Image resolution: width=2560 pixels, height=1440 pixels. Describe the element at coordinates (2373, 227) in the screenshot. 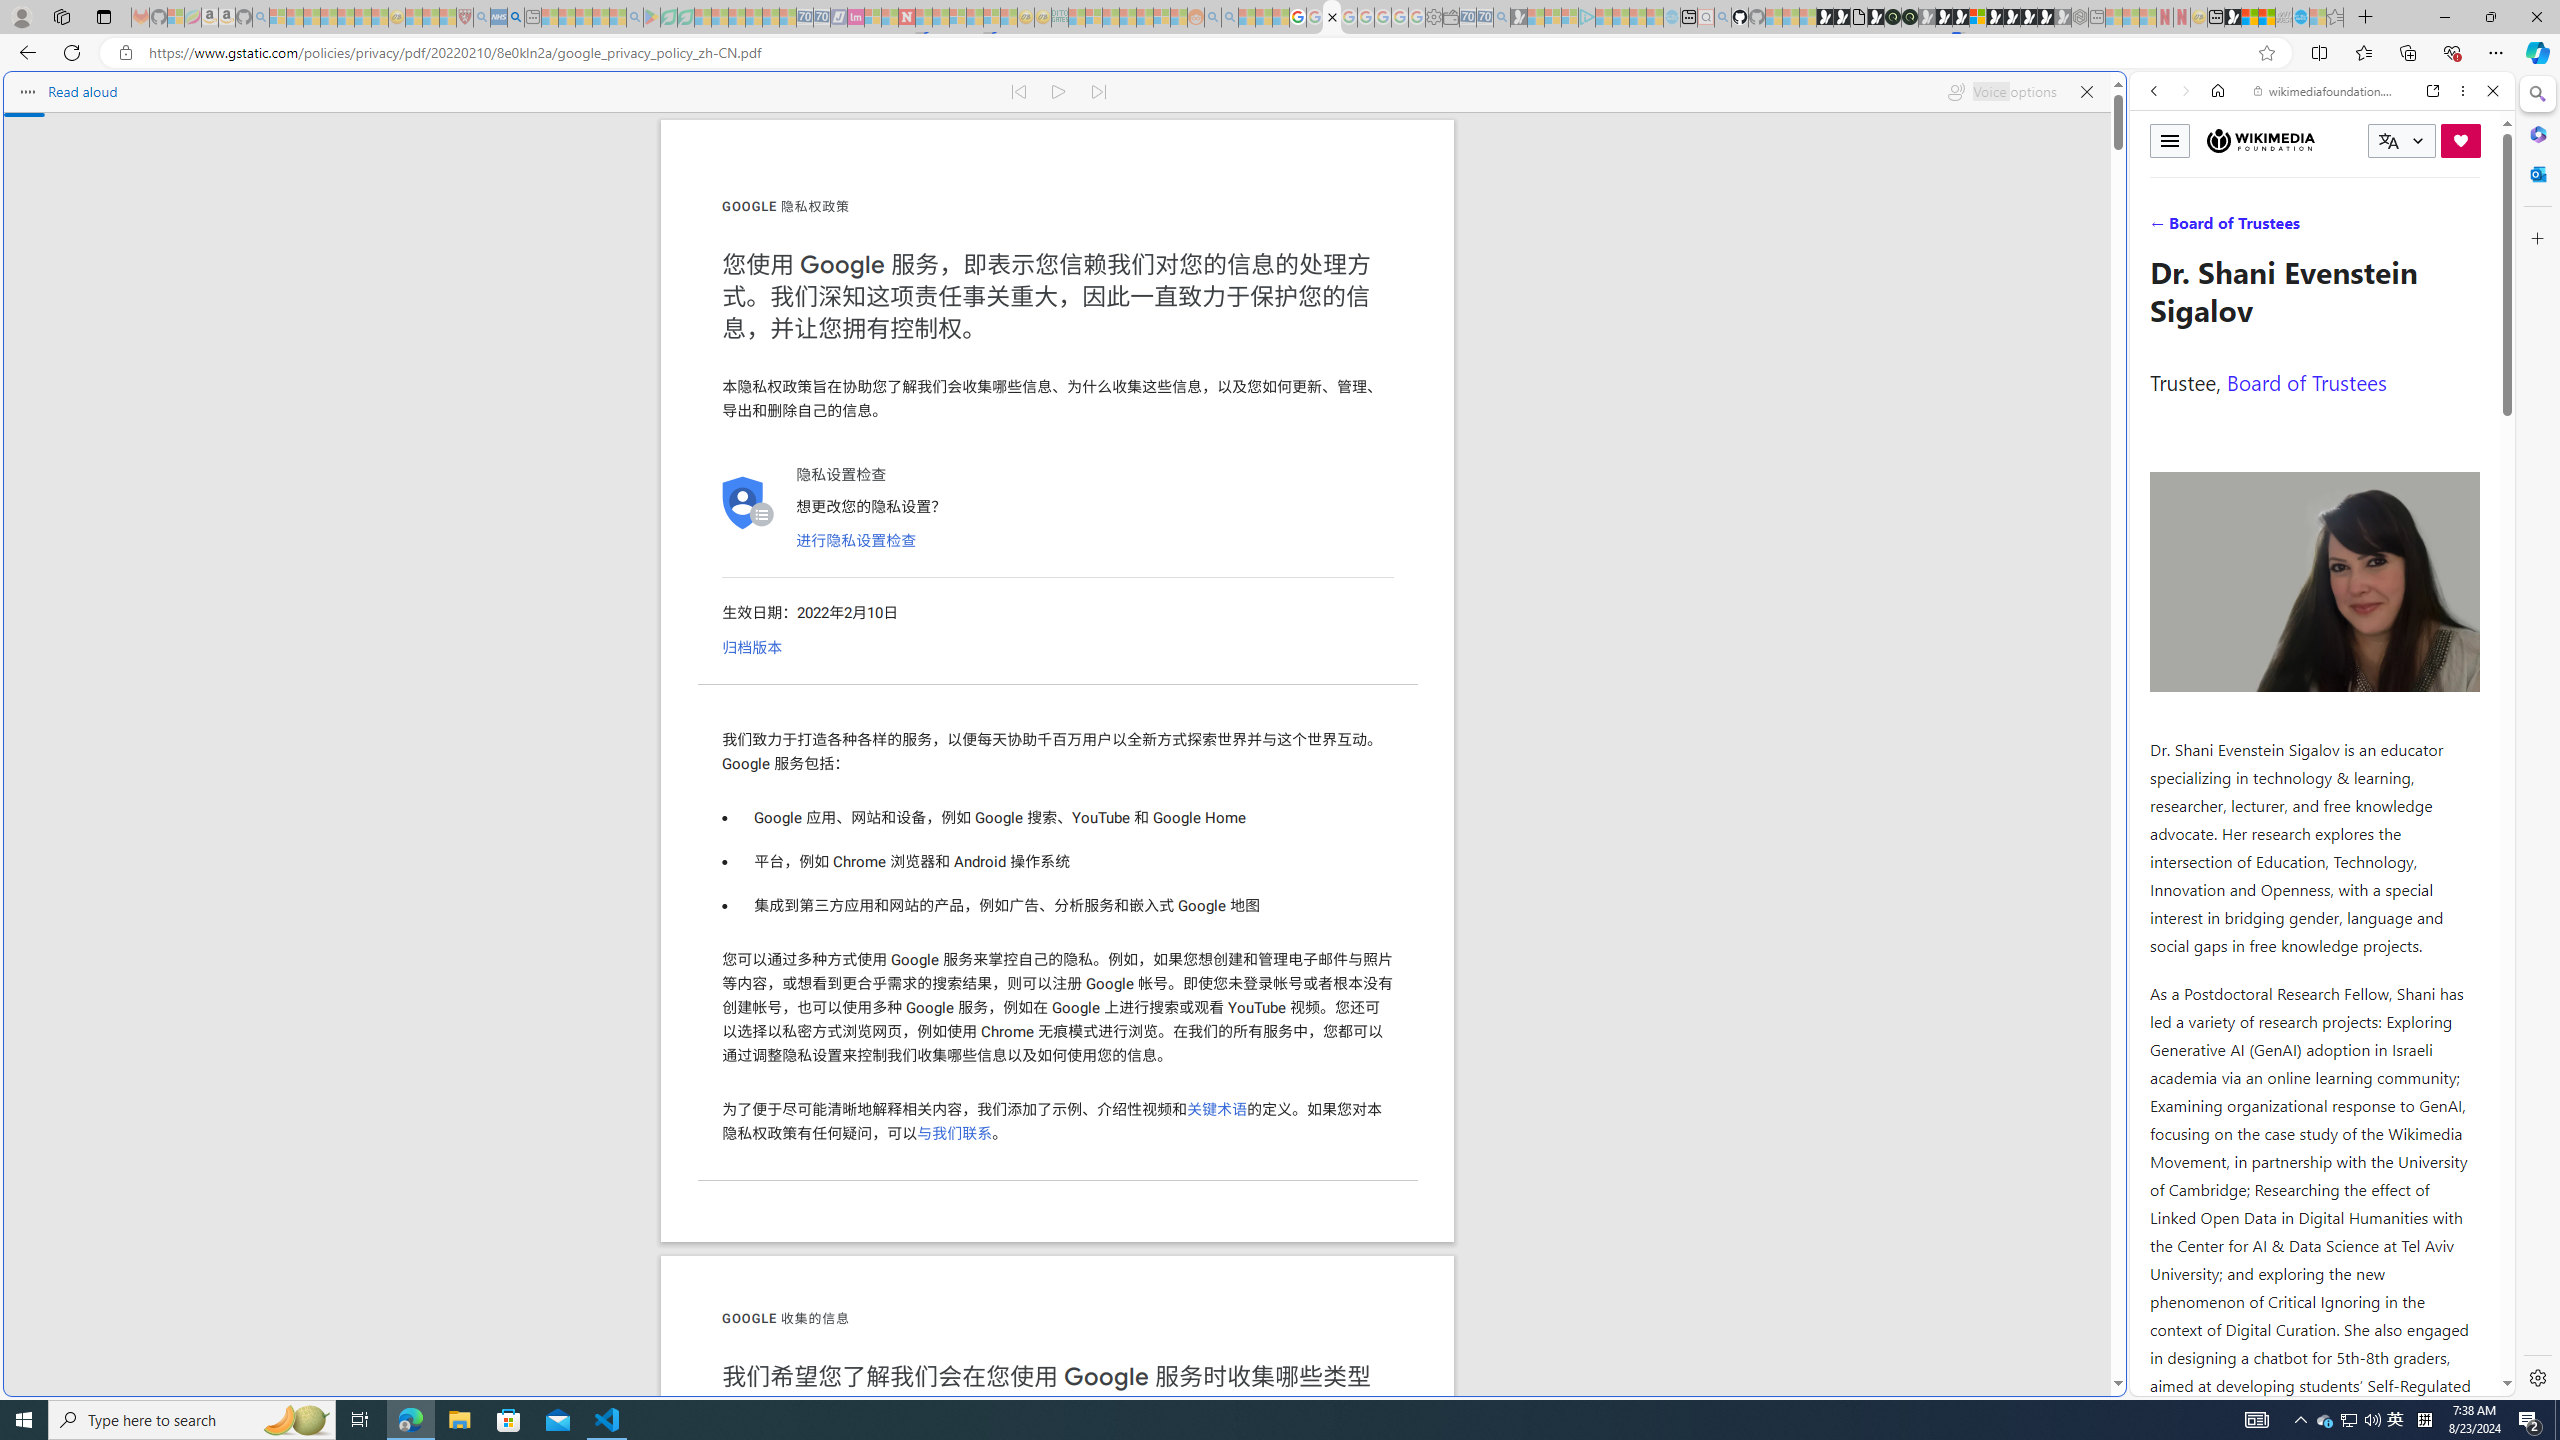

I see `'Search Filter, Search Tools'` at that location.